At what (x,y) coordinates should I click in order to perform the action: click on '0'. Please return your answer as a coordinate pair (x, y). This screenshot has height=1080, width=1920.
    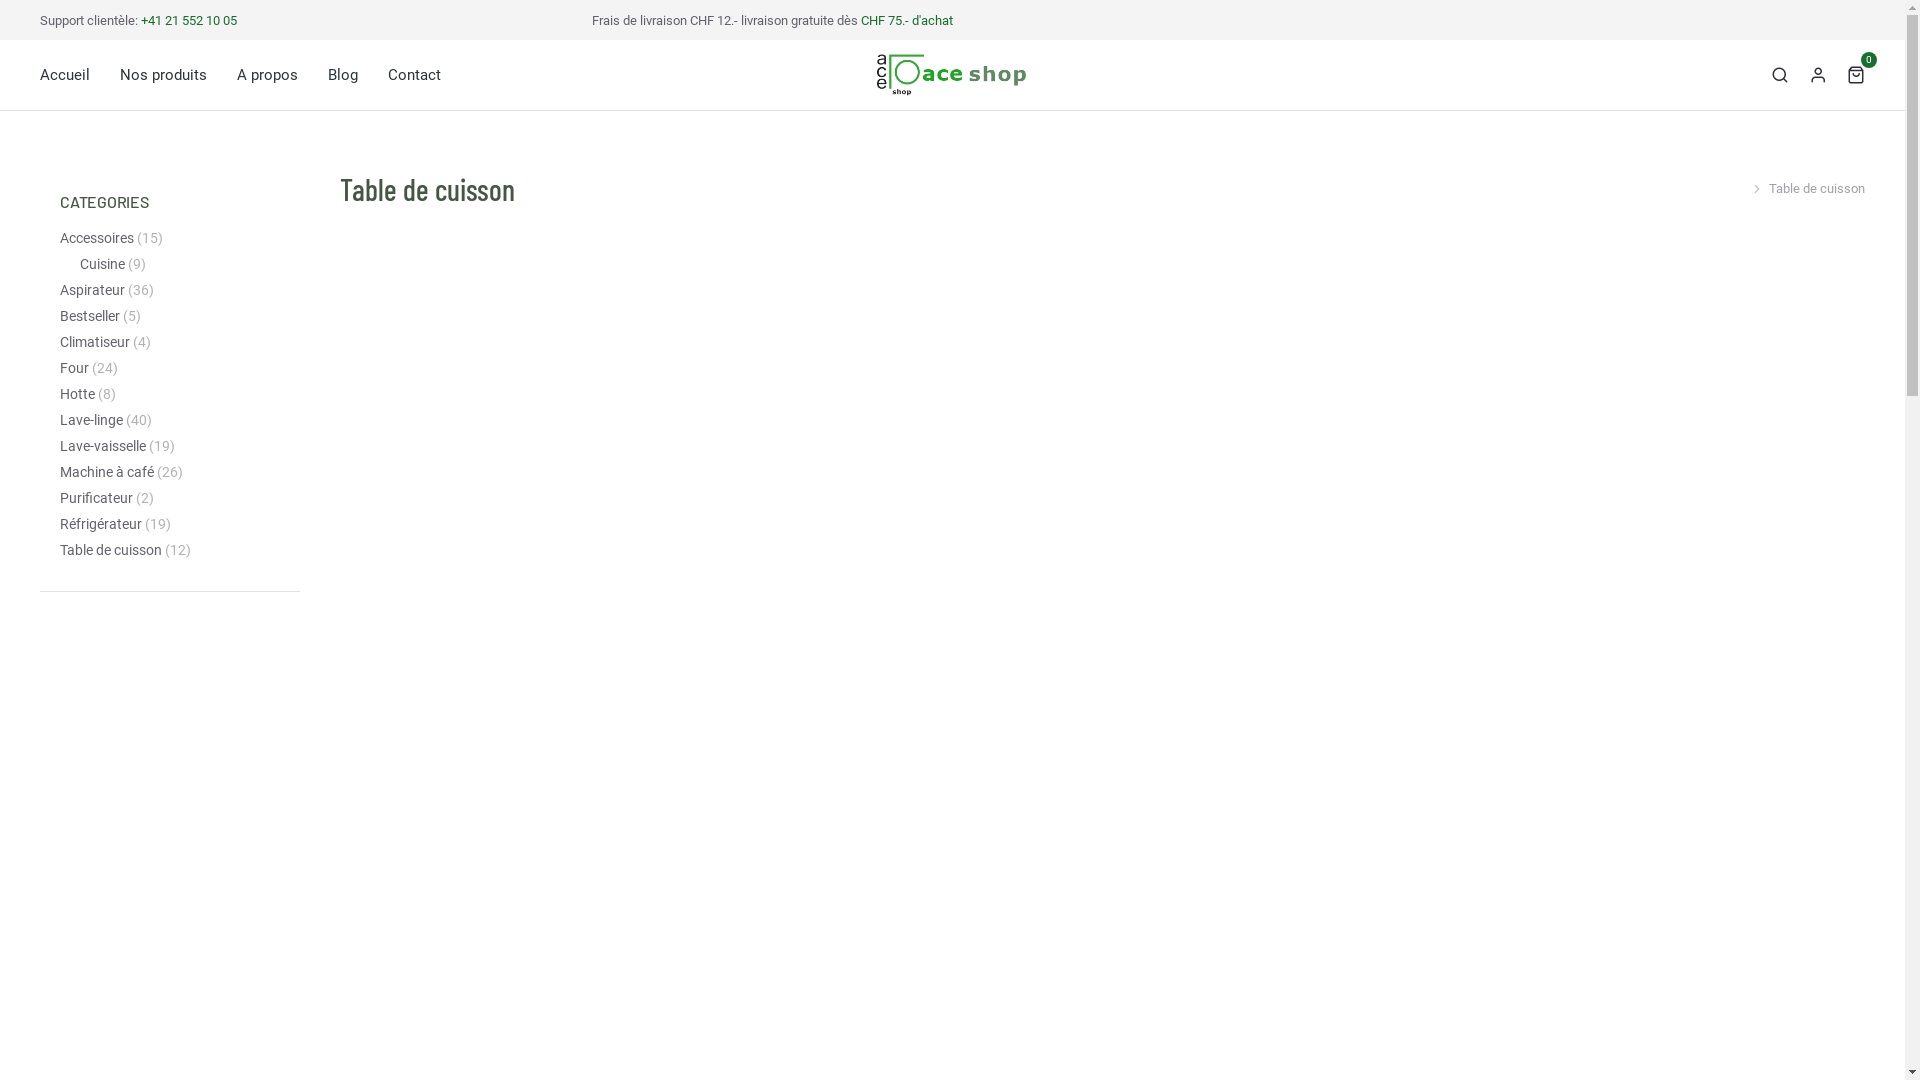
    Looking at the image, I should click on (1855, 72).